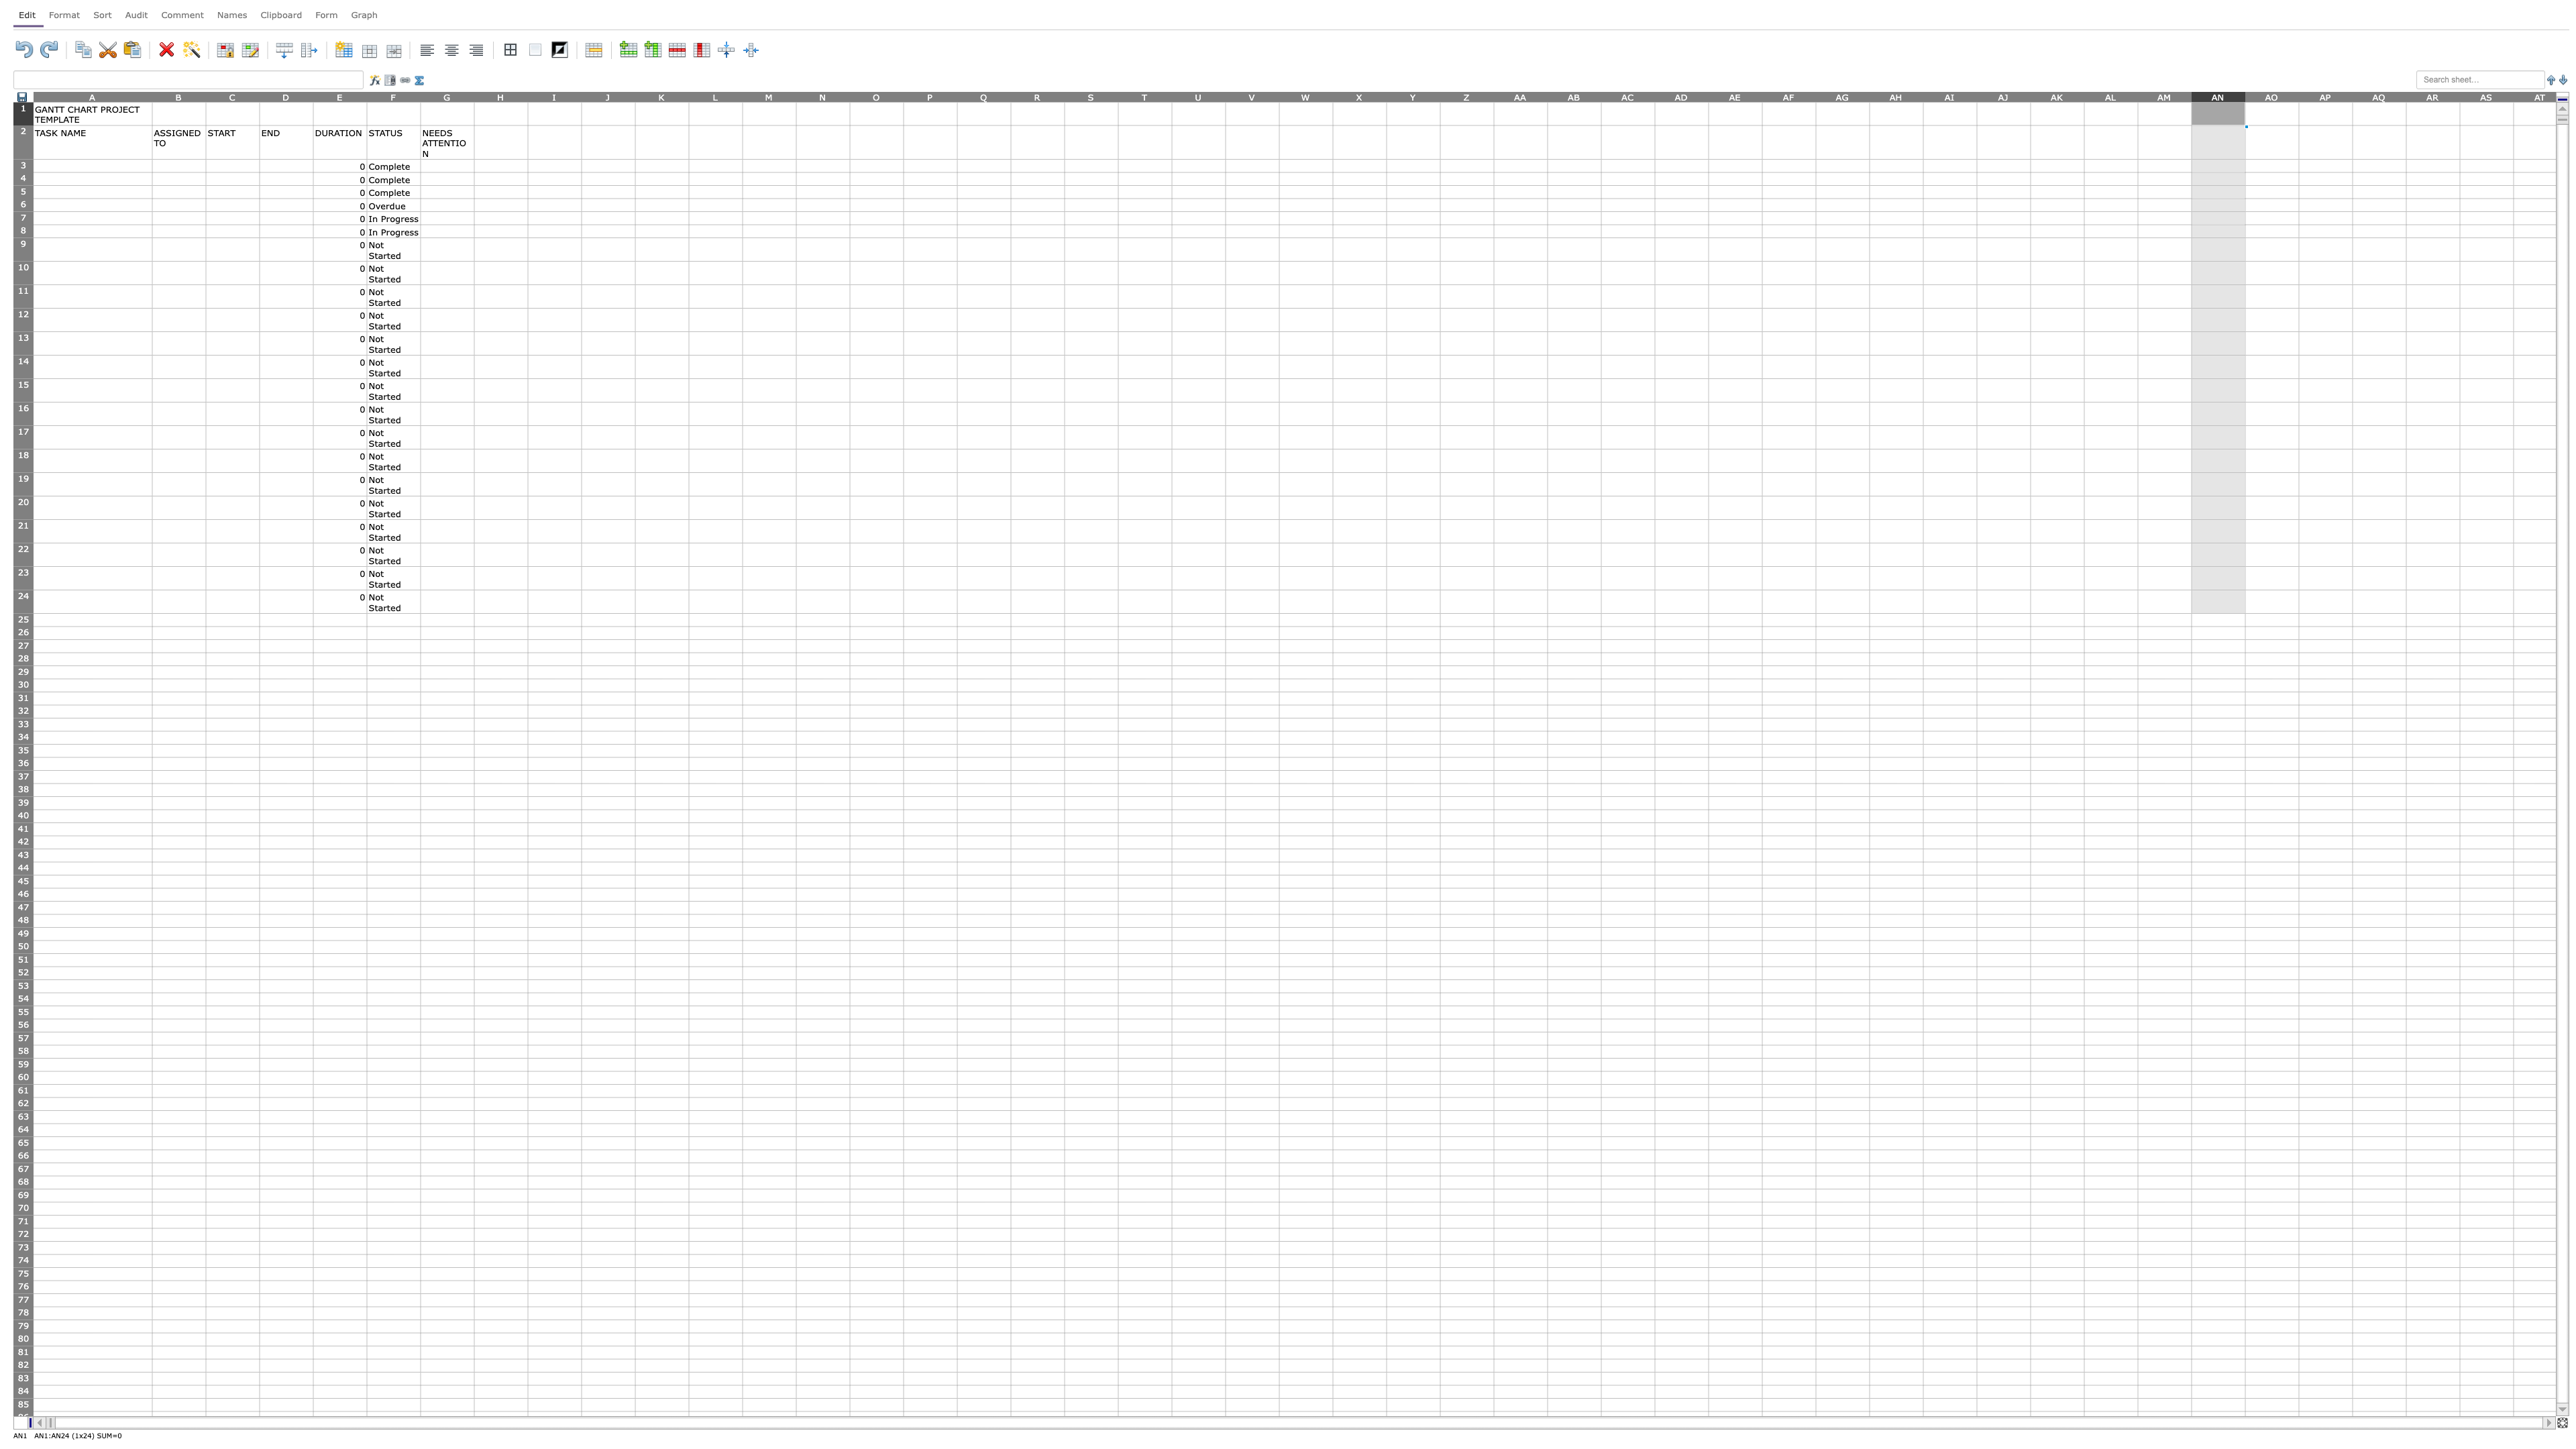 The image size is (2576, 1449). What do you see at coordinates (2298, 95) in the screenshot?
I see `column AO's width resize handle` at bounding box center [2298, 95].